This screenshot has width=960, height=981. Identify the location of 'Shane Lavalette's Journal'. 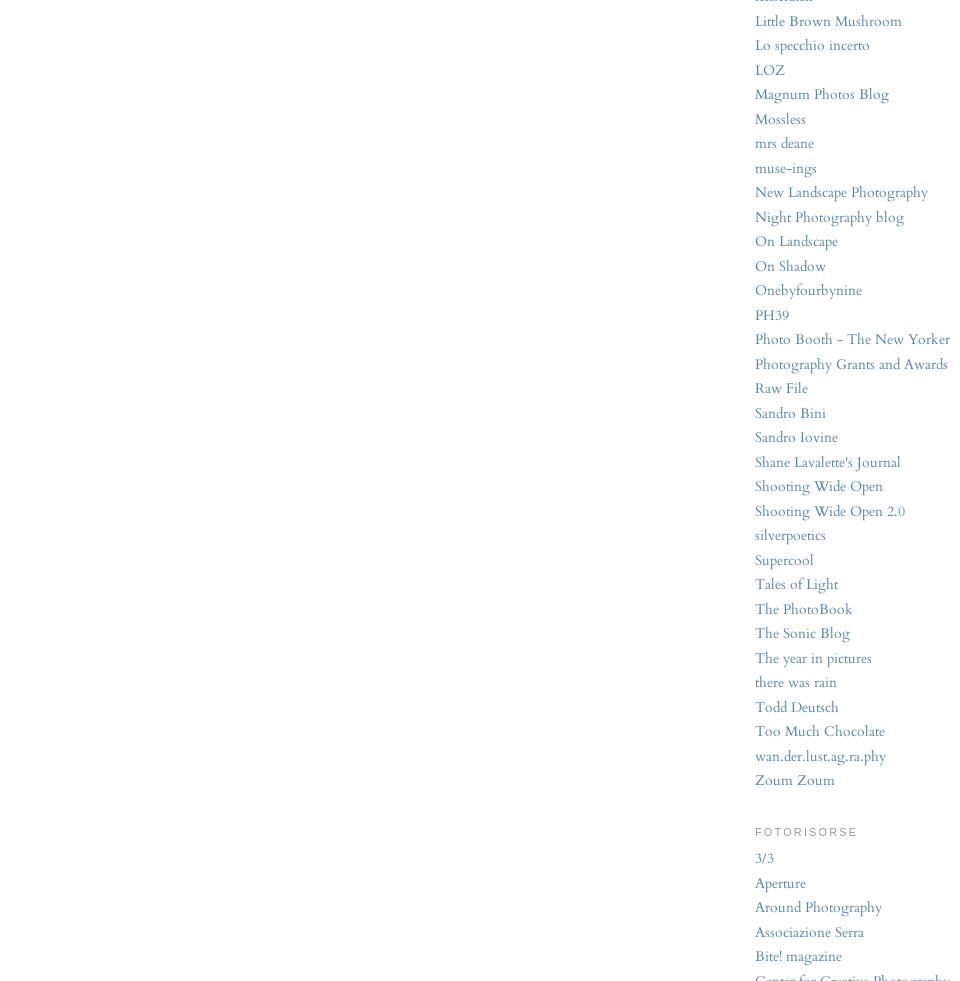
(828, 460).